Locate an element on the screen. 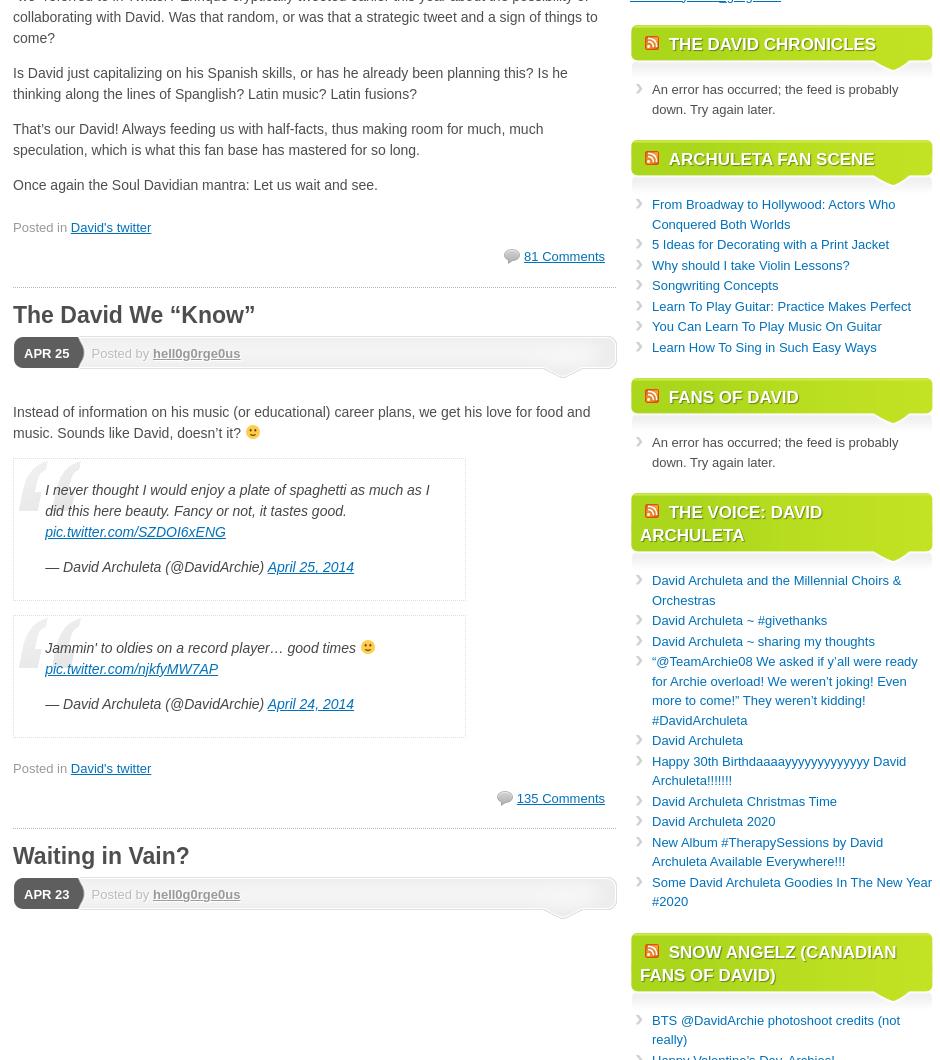 This screenshot has width=940, height=1060. 'pic.twitter.com/njkfyMW7AP' is located at coordinates (130, 667).